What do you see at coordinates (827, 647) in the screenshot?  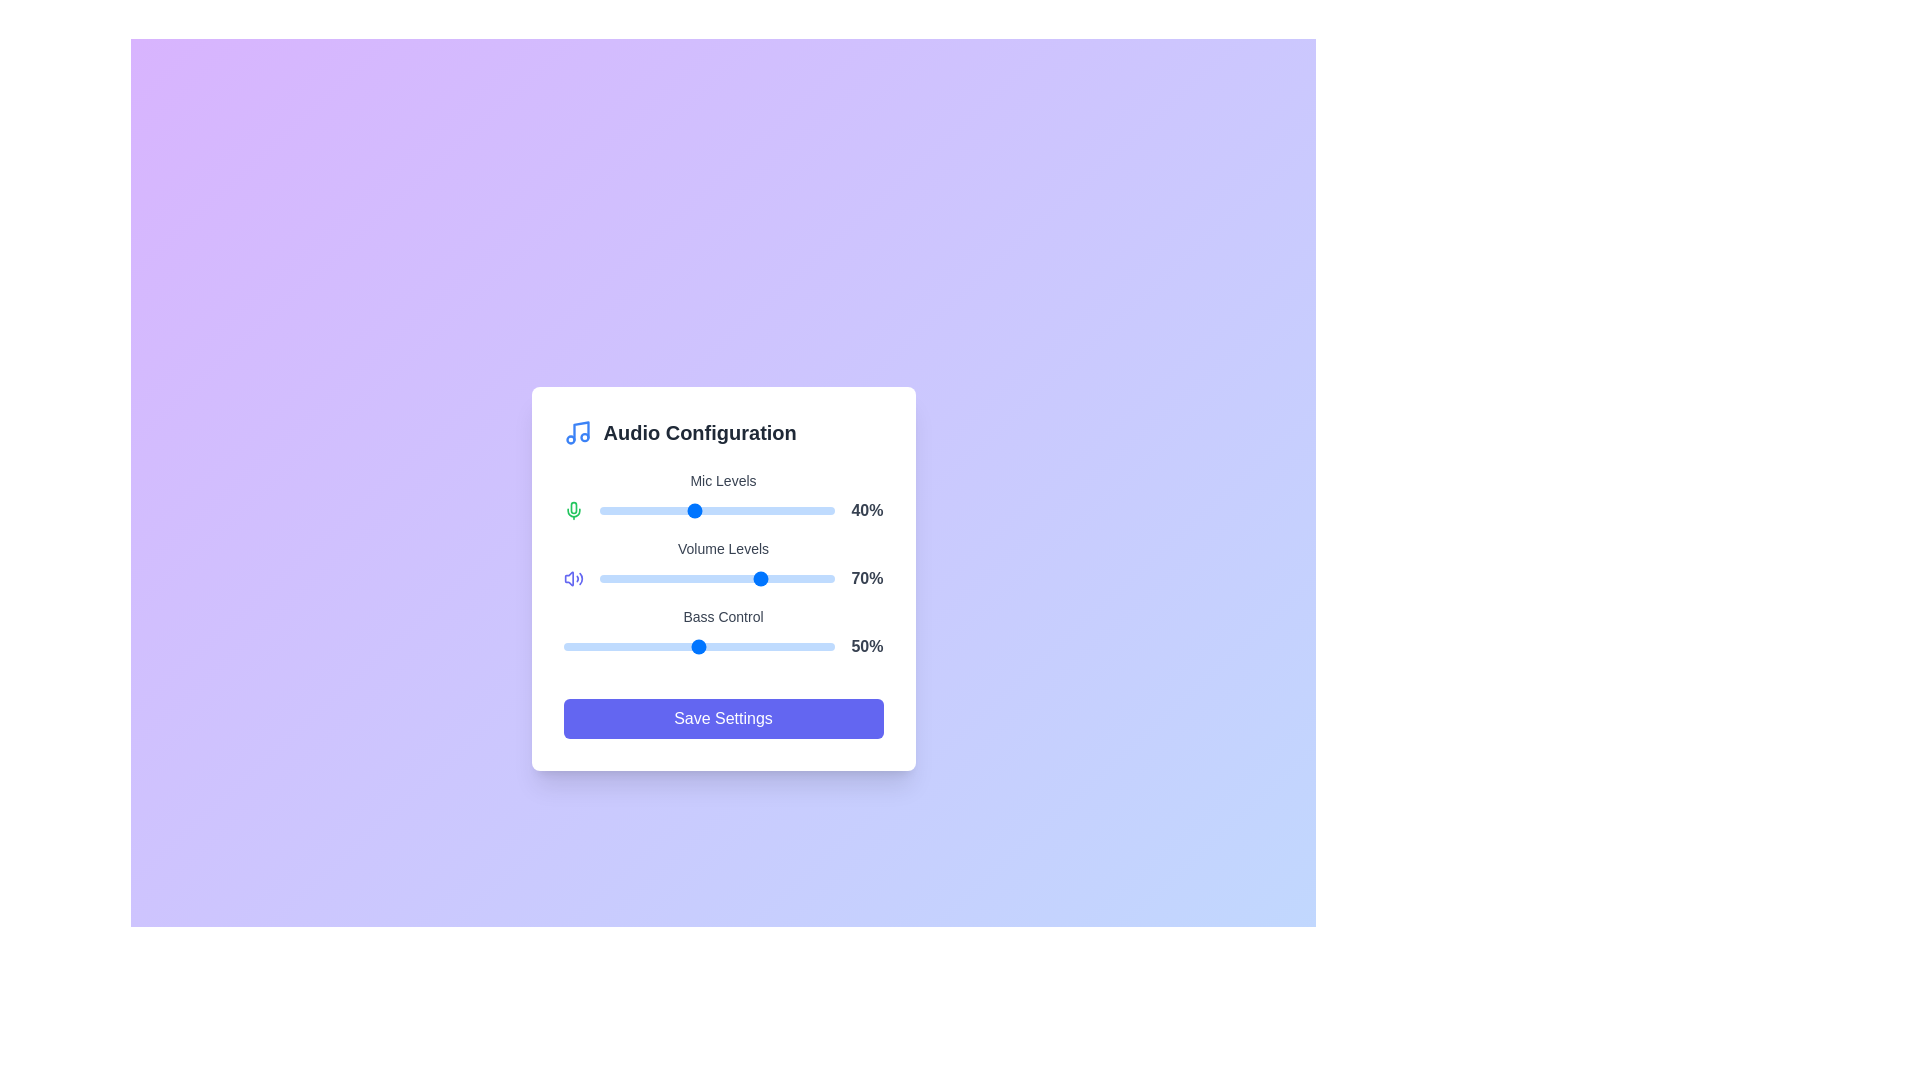 I see `the Bass Control slider to 97% by dragging the slider` at bounding box center [827, 647].